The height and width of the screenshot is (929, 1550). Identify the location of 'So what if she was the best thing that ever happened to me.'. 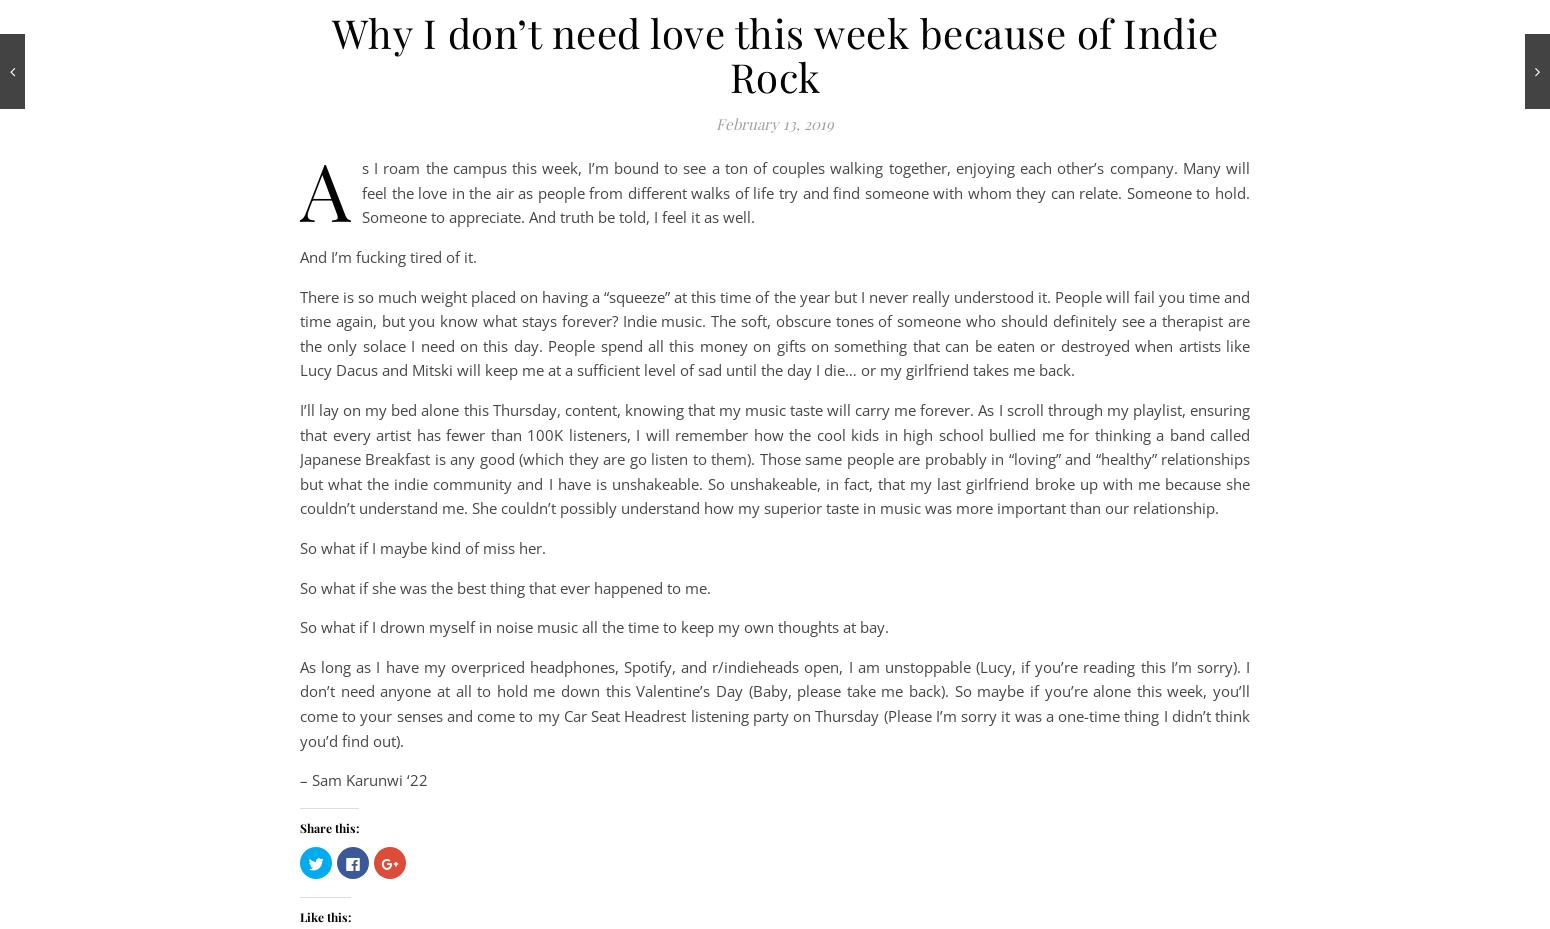
(504, 586).